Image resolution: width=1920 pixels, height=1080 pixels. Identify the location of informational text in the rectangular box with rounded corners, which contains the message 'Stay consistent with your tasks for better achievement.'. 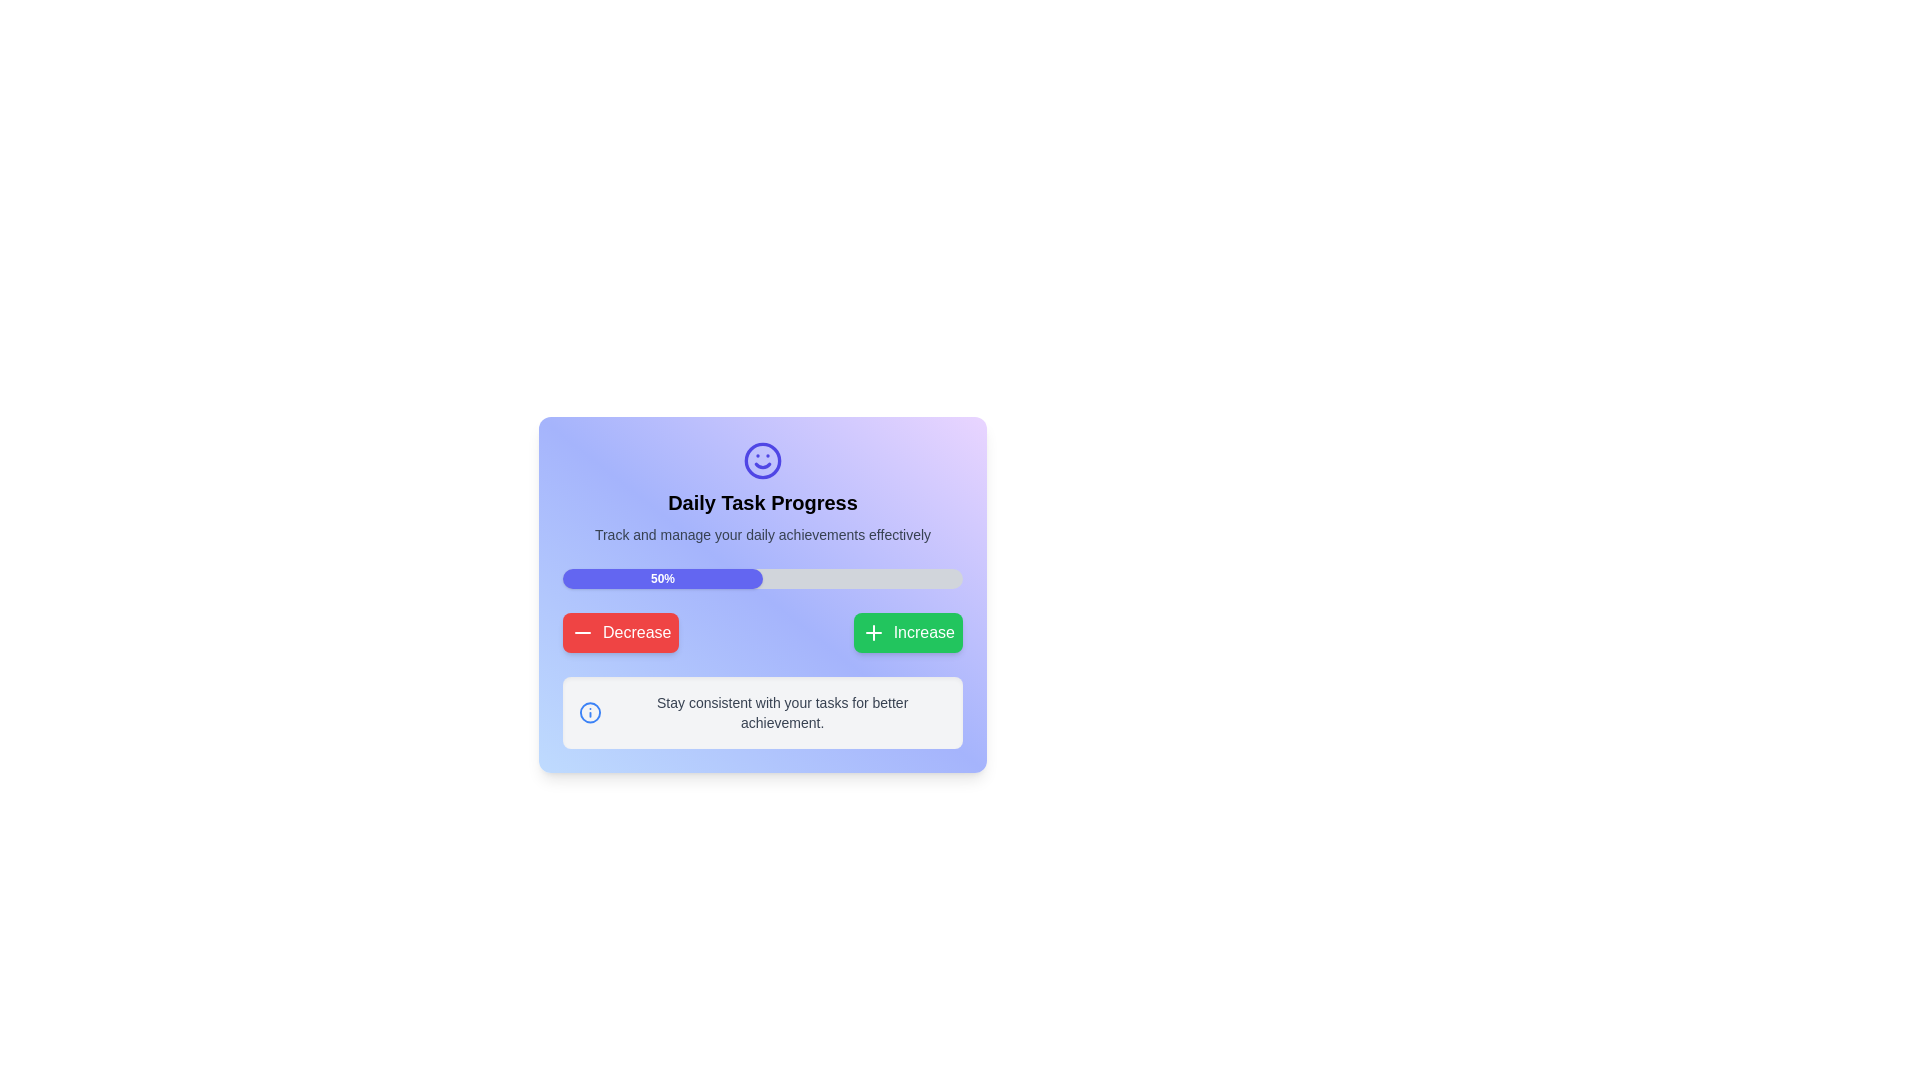
(762, 712).